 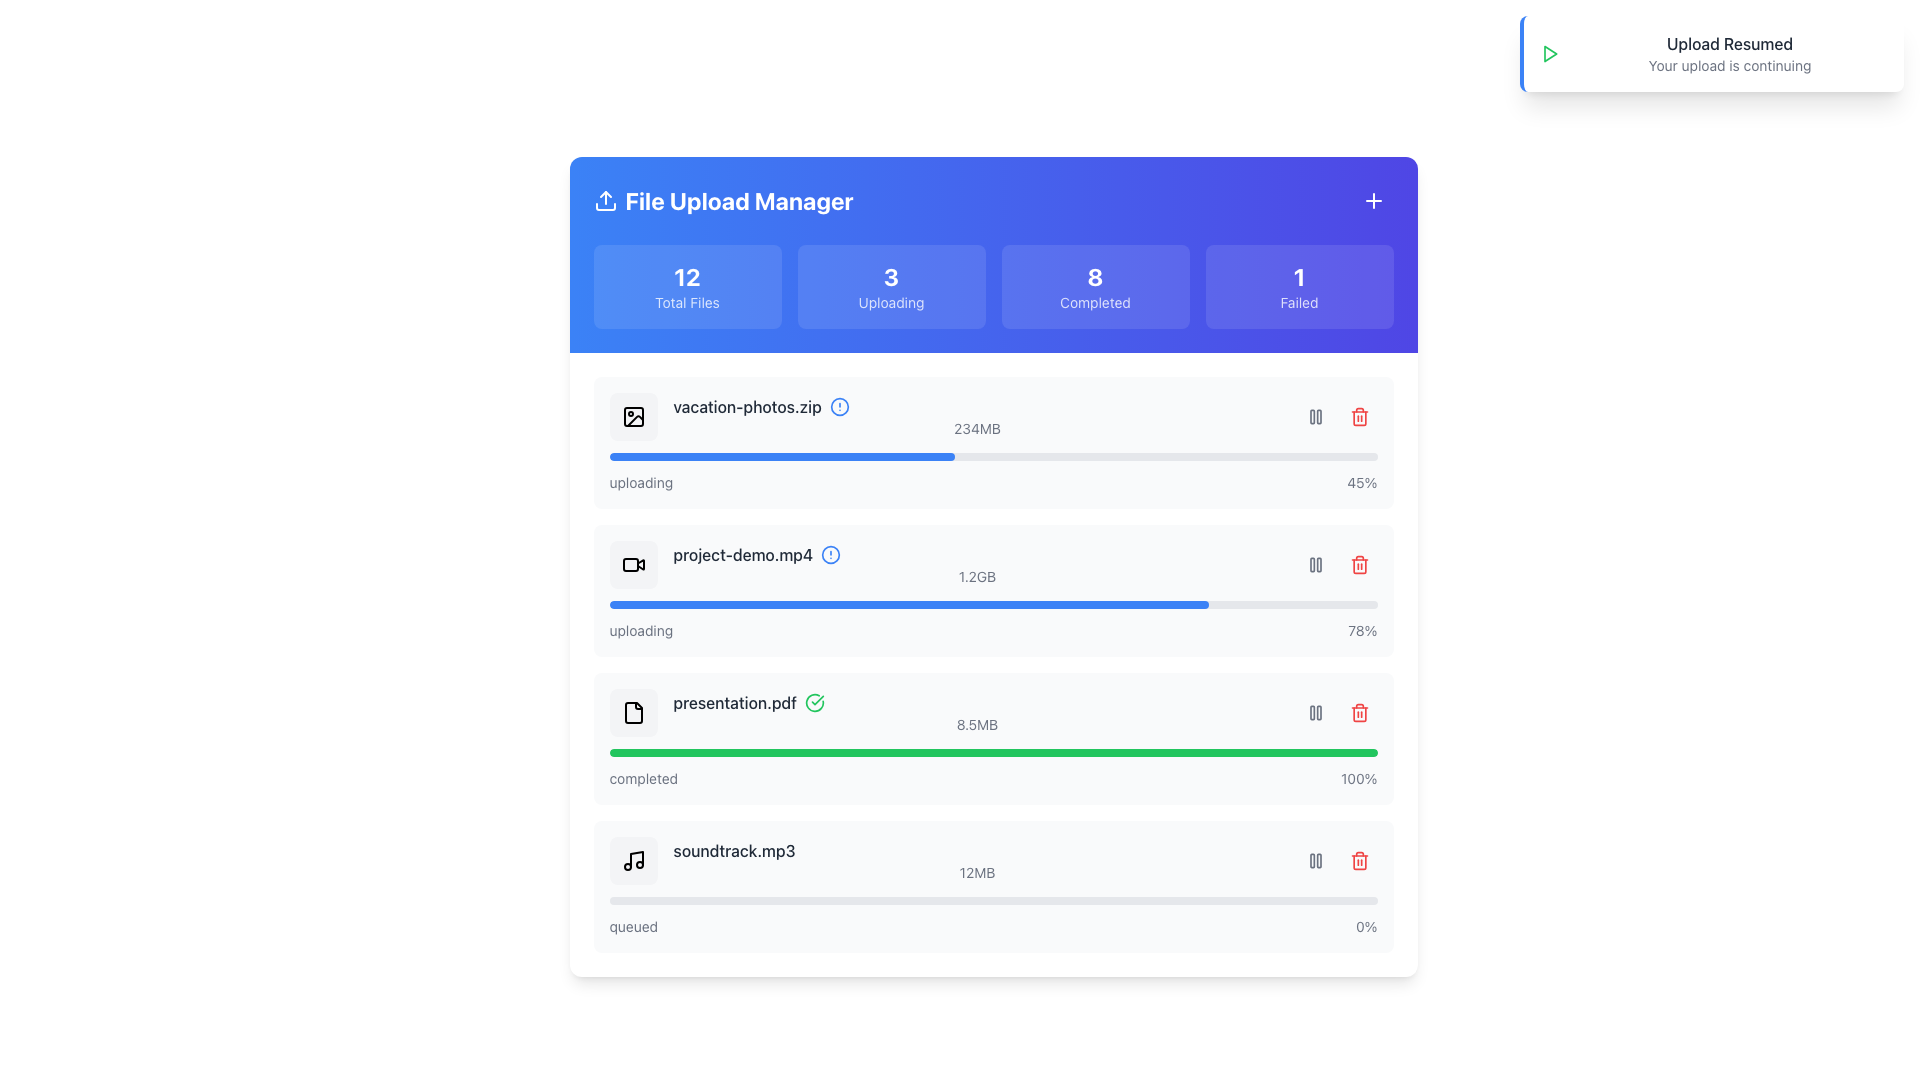 What do you see at coordinates (993, 604) in the screenshot?
I see `the horizontal progress bar indicating the upload status for 'project-demo.mp4' located below the file size '1.2GB'` at bounding box center [993, 604].